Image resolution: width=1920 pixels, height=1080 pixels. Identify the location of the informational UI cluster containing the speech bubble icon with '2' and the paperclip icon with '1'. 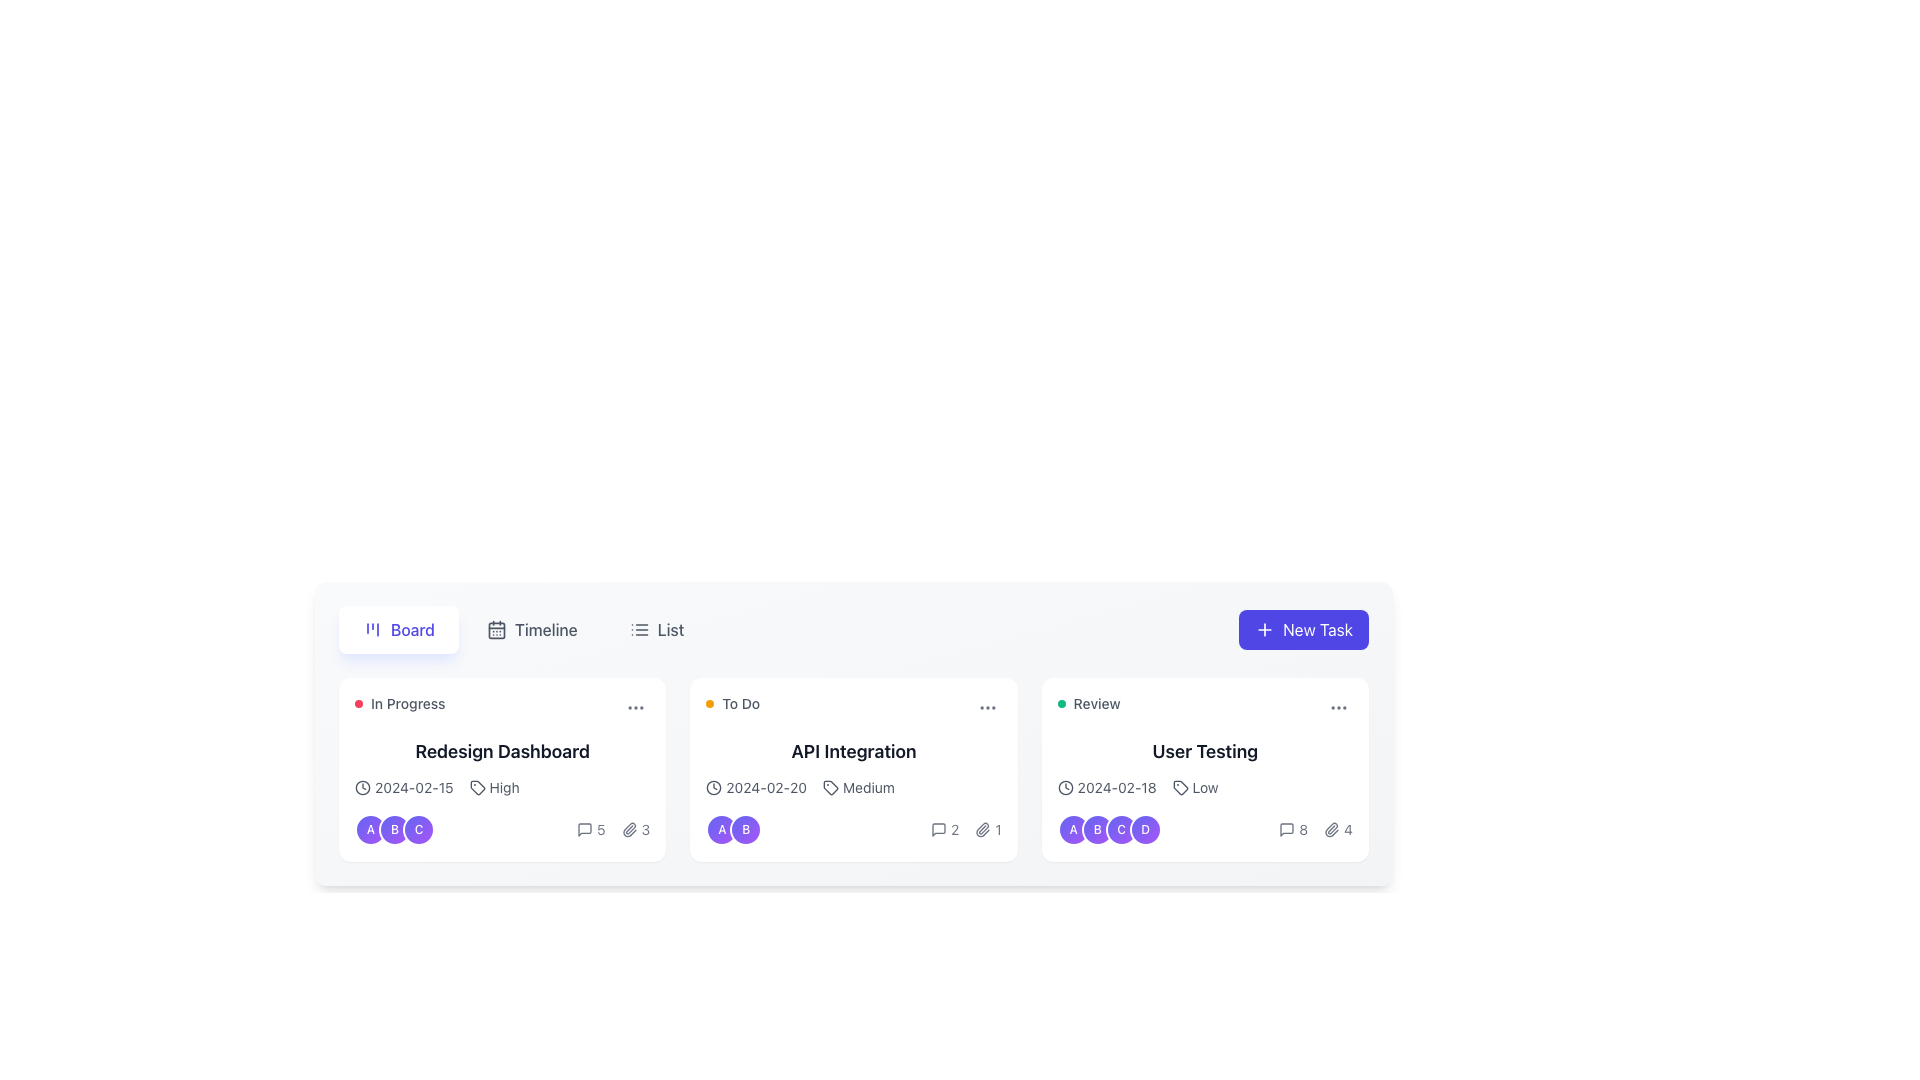
(966, 829).